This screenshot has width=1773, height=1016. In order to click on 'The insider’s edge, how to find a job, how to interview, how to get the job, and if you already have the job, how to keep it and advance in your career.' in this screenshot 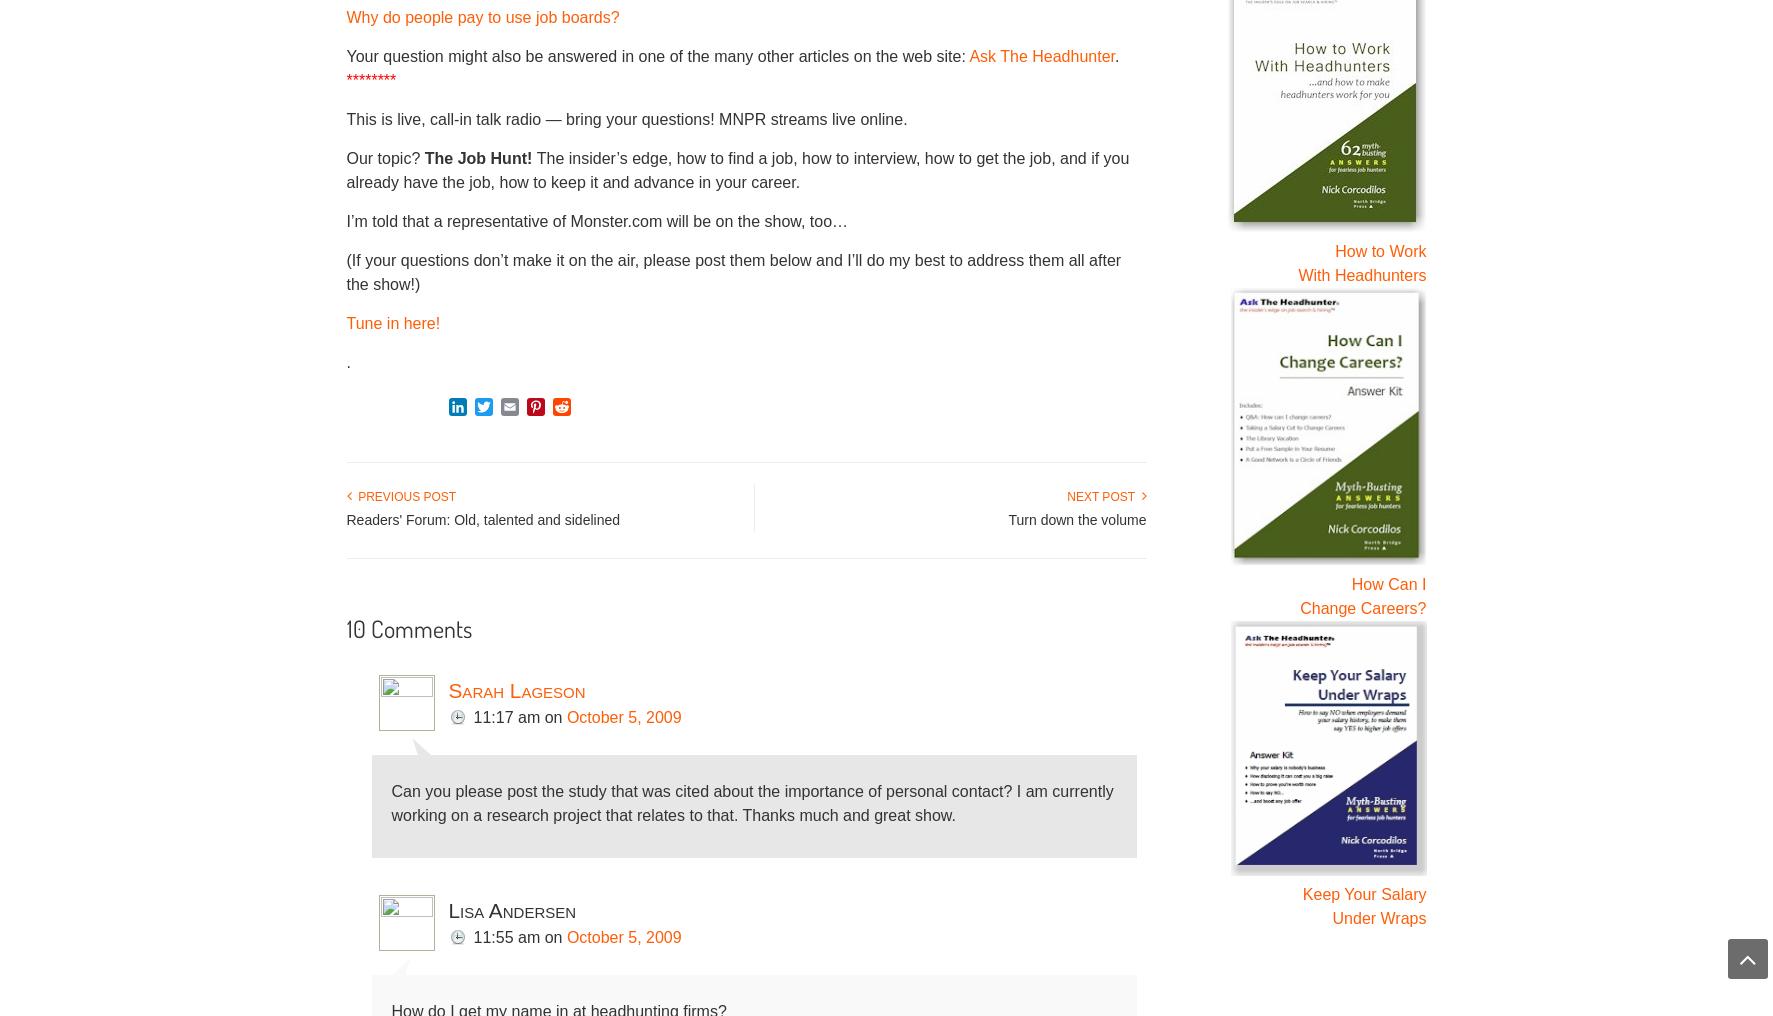, I will do `click(737, 168)`.